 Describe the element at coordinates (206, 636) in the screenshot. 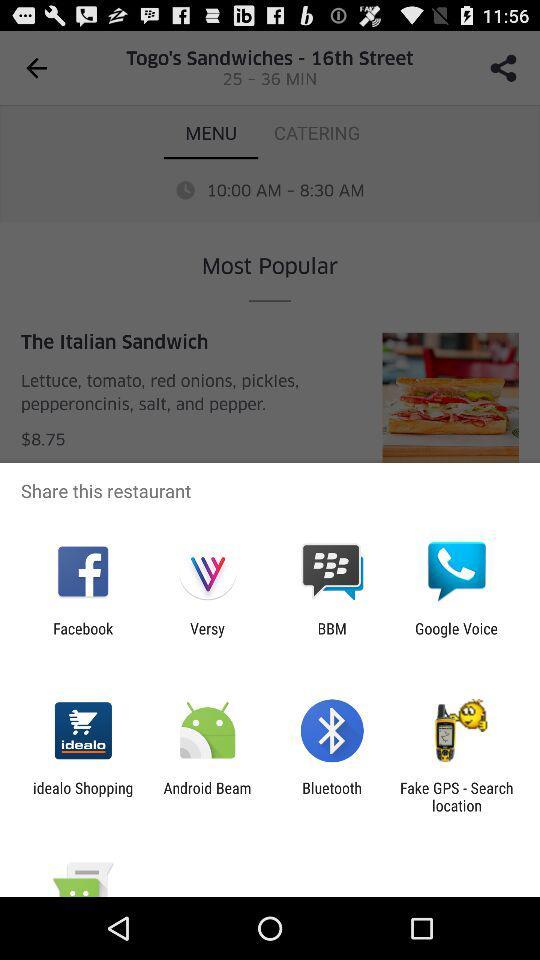

I see `the icon to the right of the facebook item` at that location.